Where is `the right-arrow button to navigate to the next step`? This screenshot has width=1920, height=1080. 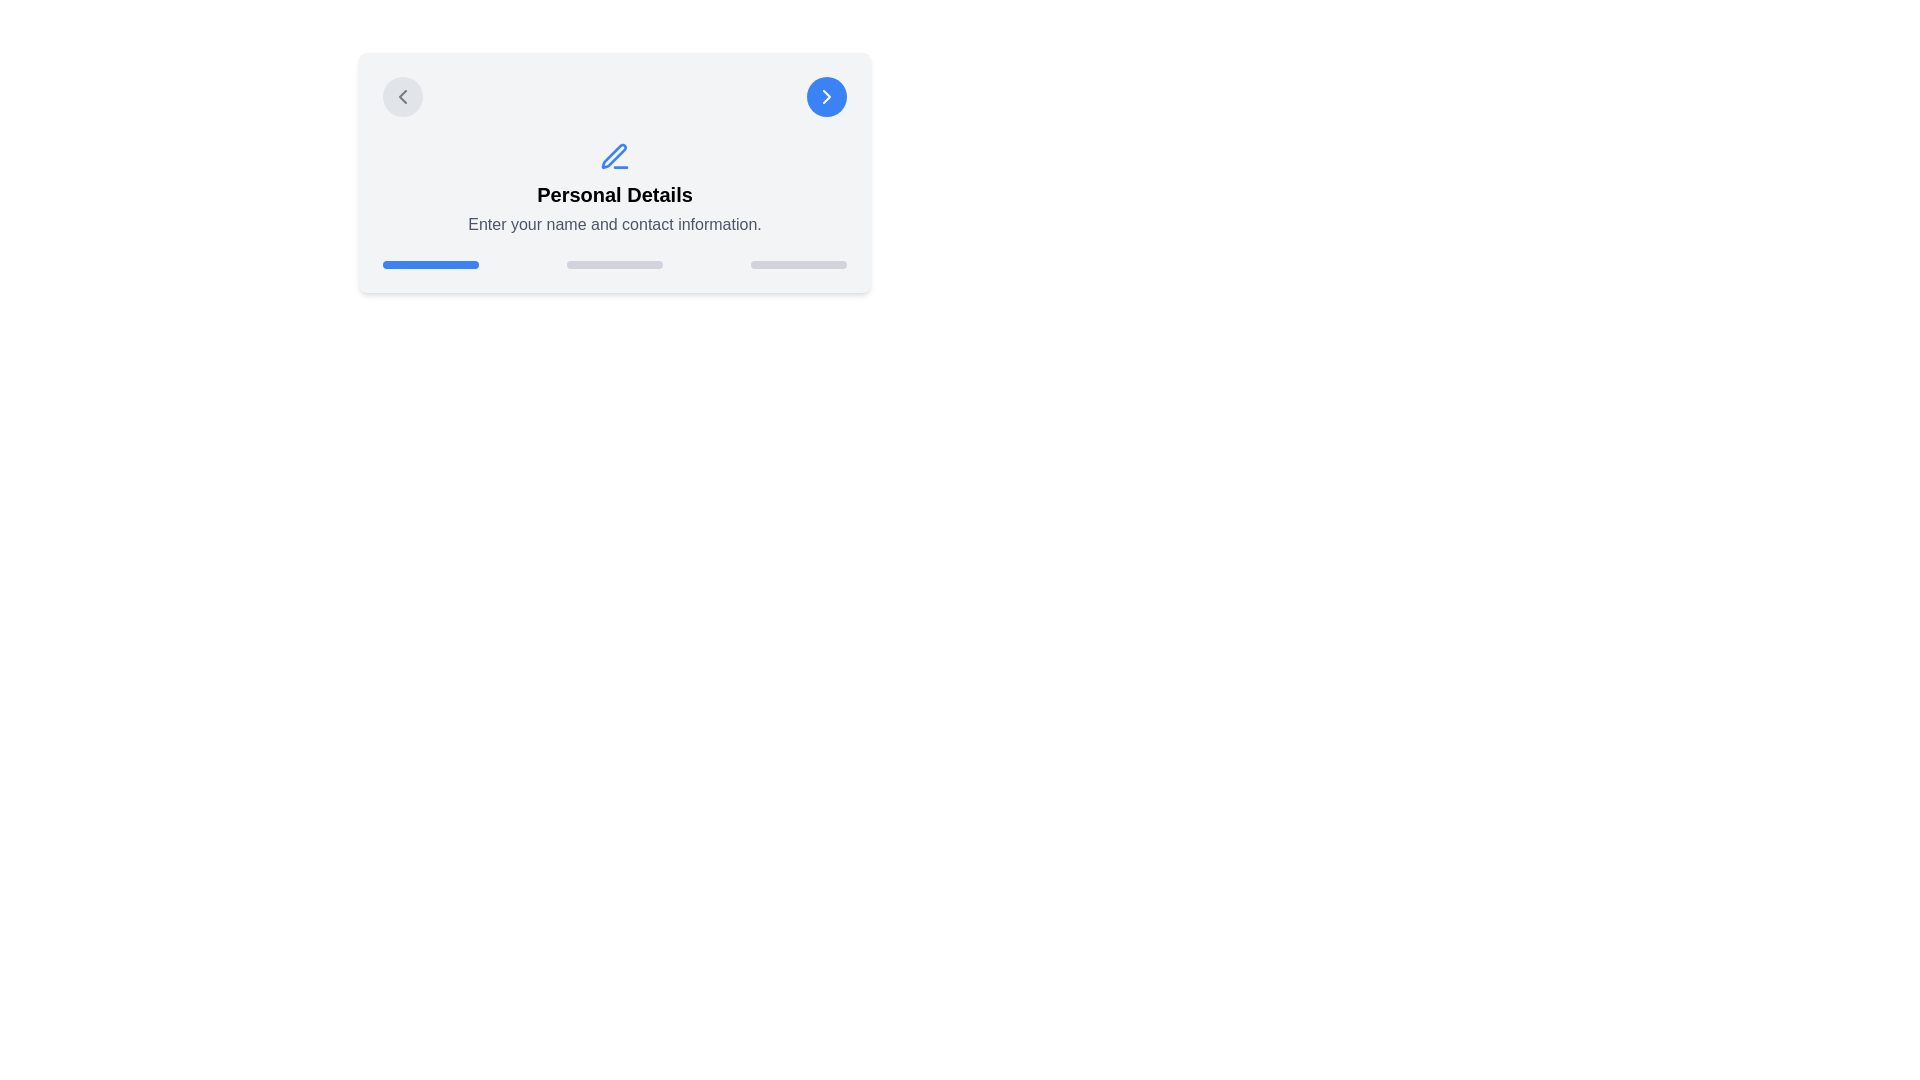
the right-arrow button to navigate to the next step is located at coordinates (826, 96).